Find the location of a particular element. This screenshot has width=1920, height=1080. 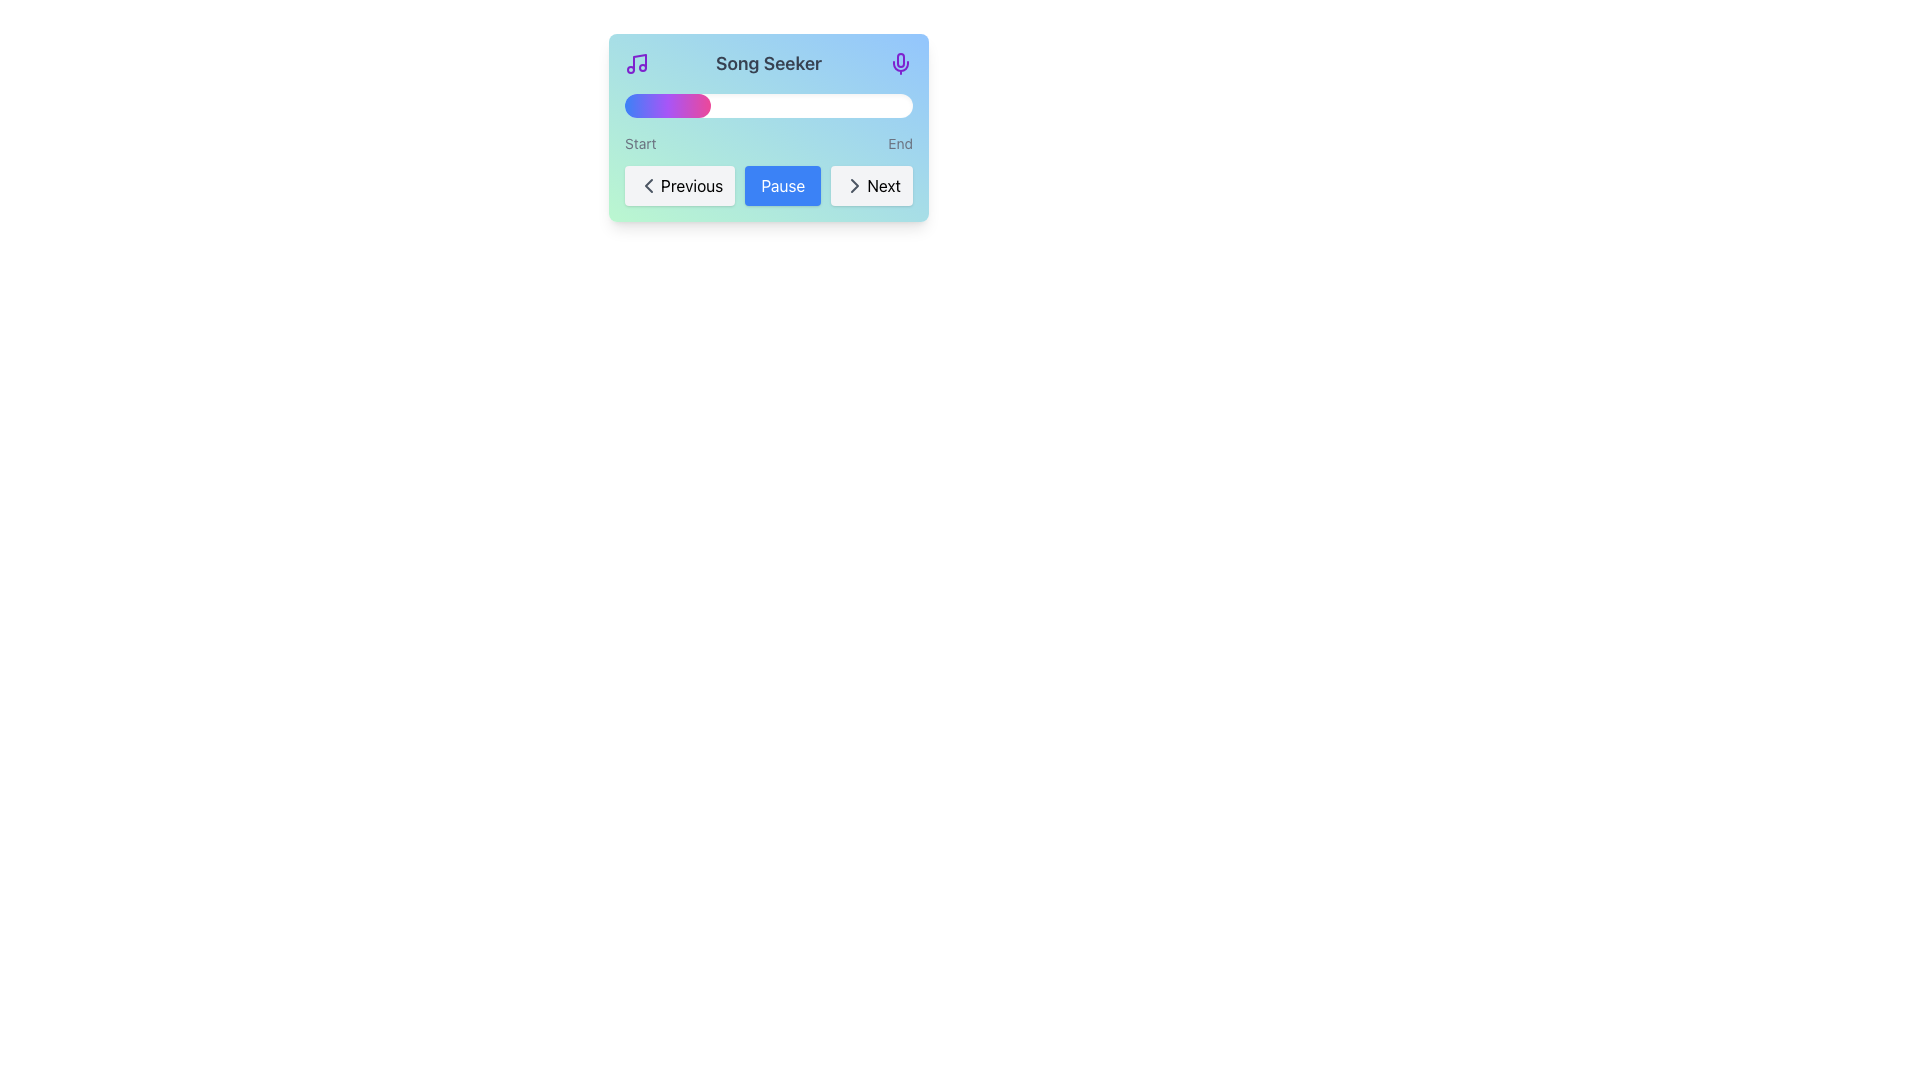

the small purple music icon located at the left side of the top bar of the 'Song Seeker' section is located at coordinates (636, 63).